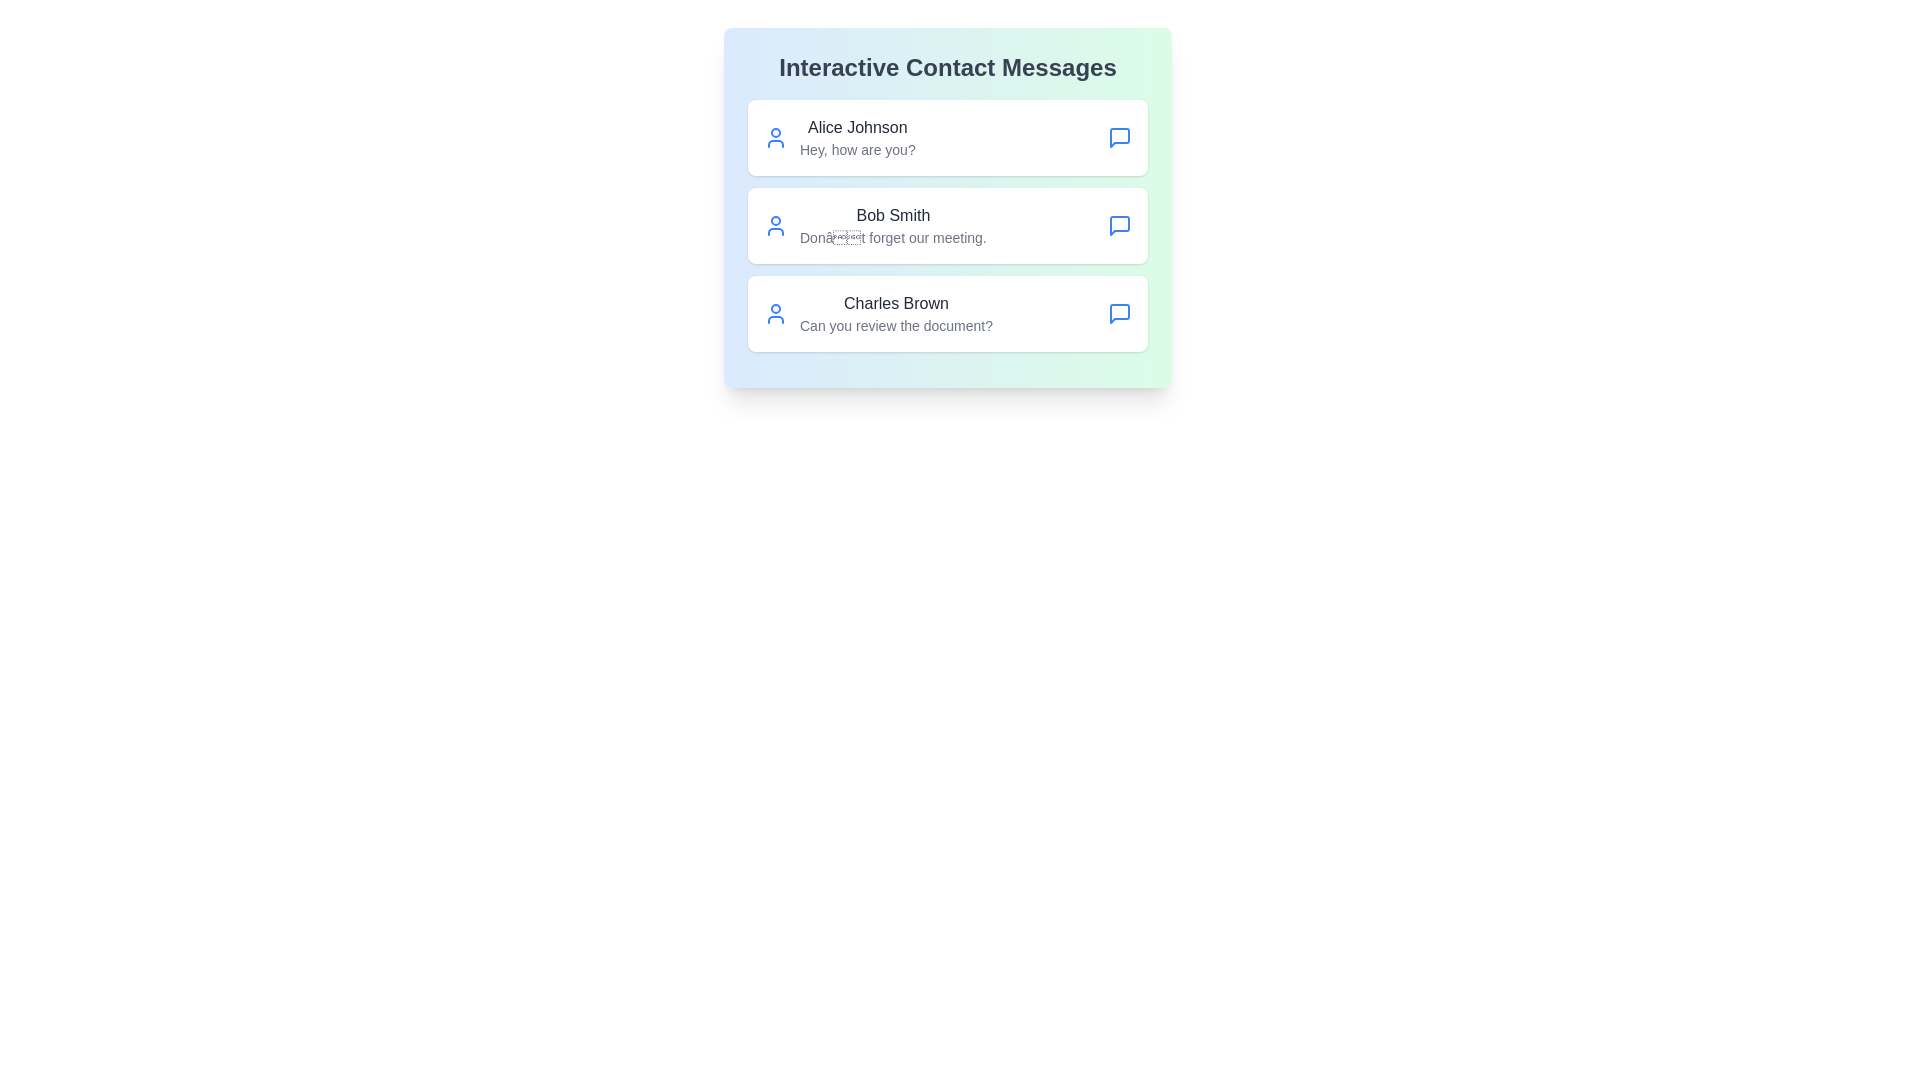 The height and width of the screenshot is (1080, 1920). I want to click on message icon next to the contact named Bob Smith, so click(1118, 225).